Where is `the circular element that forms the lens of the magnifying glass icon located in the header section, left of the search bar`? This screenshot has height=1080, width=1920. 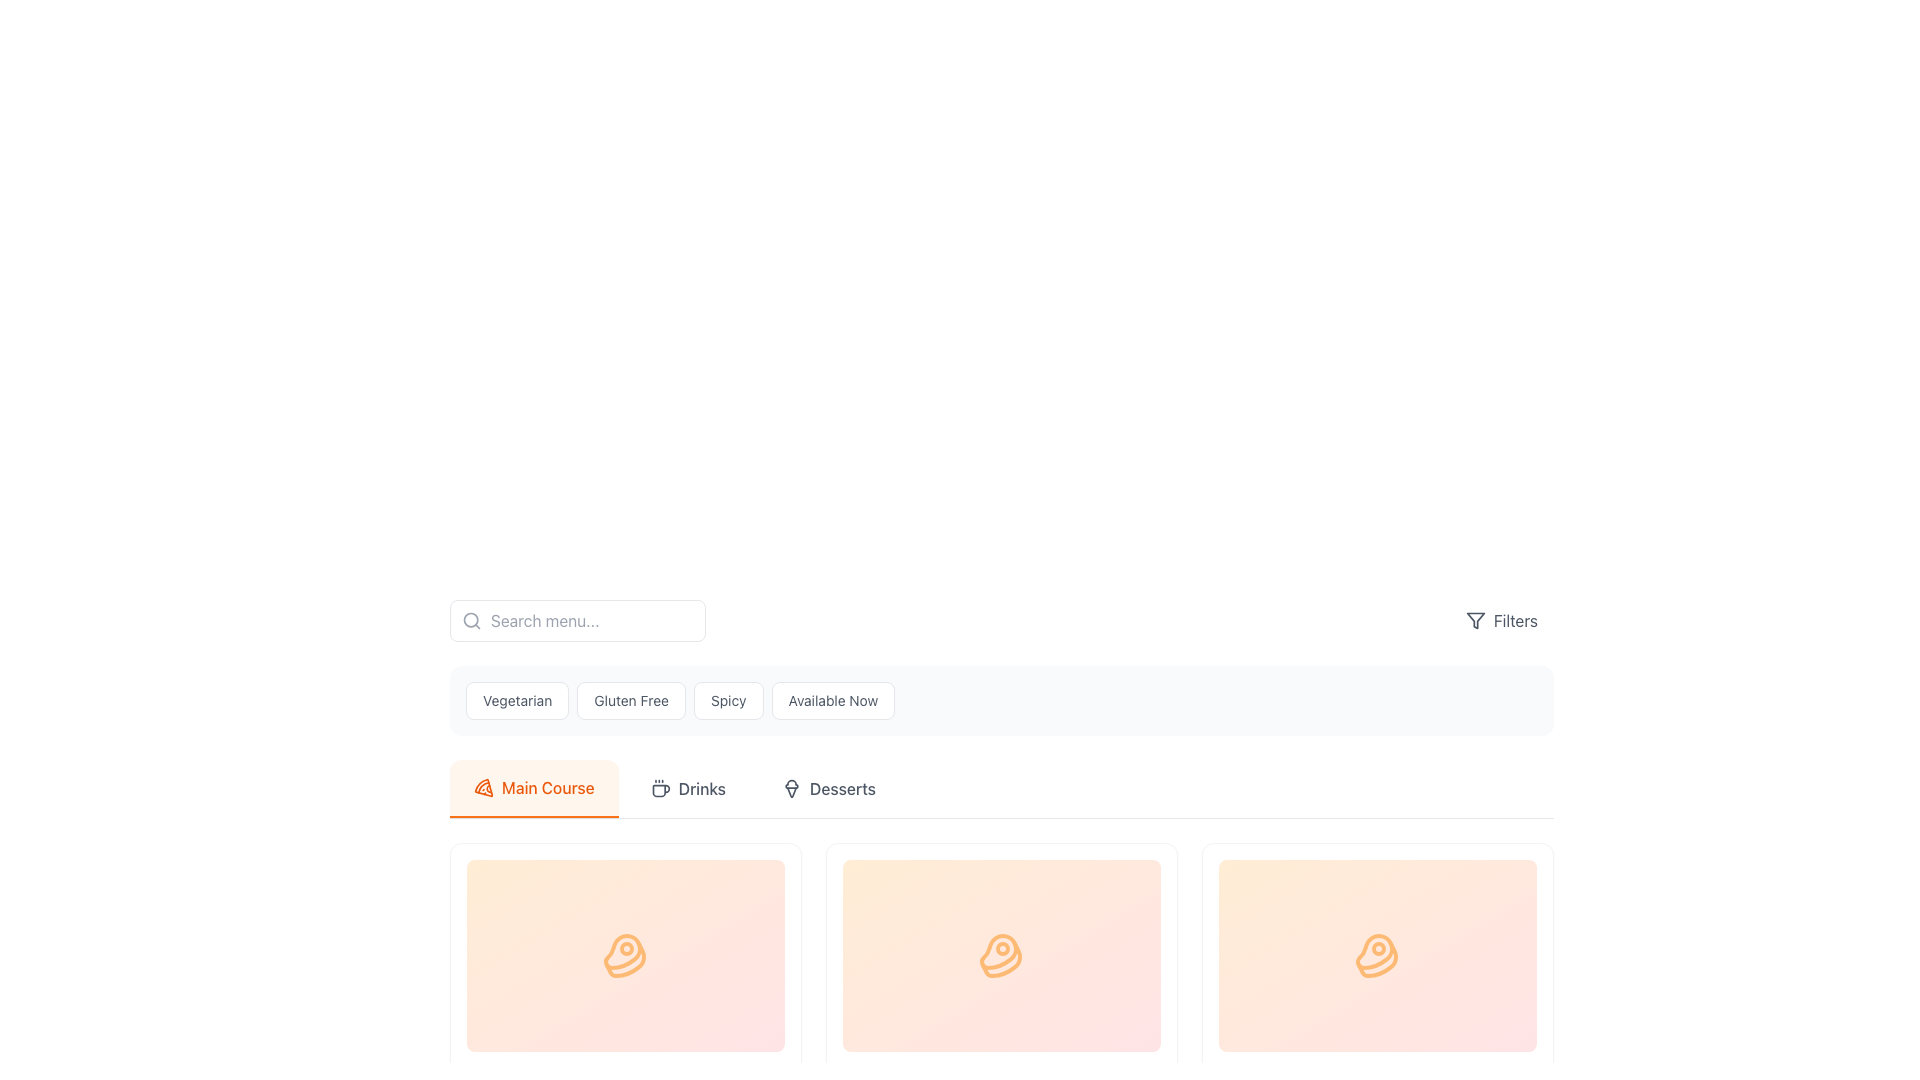
the circular element that forms the lens of the magnifying glass icon located in the header section, left of the search bar is located at coordinates (470, 619).